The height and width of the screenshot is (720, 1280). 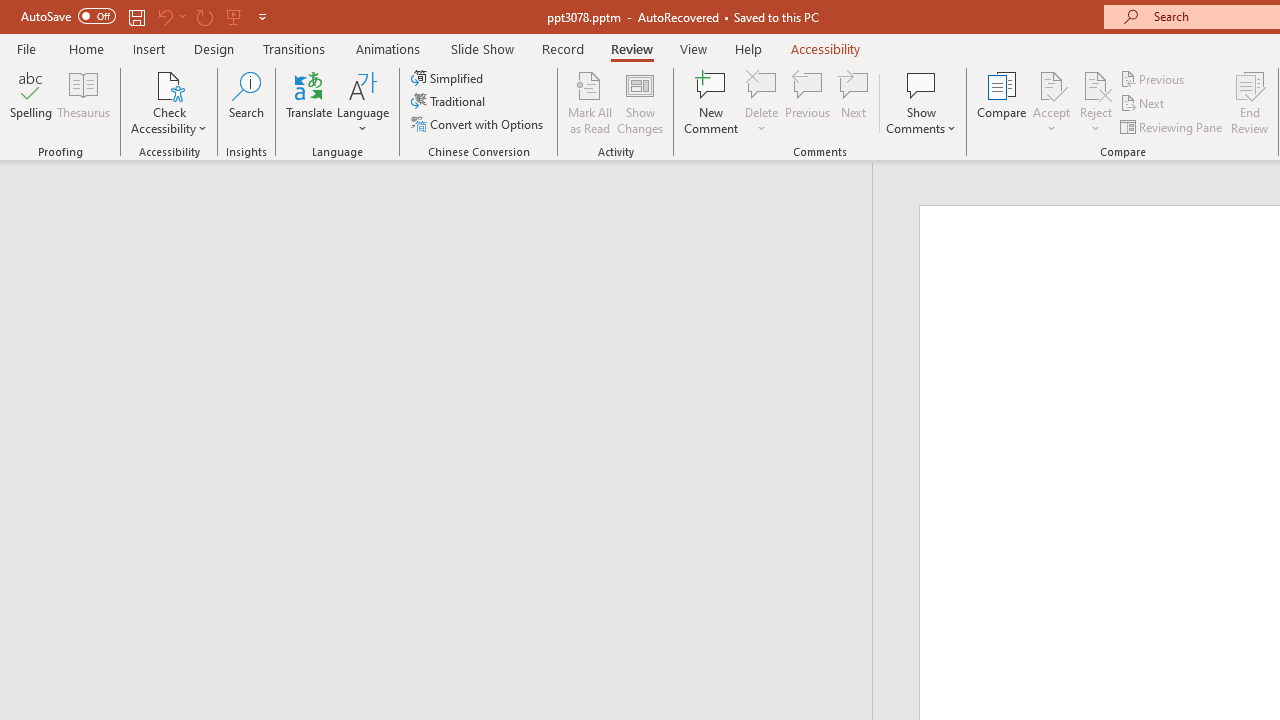 What do you see at coordinates (1095, 103) in the screenshot?
I see `'Reject'` at bounding box center [1095, 103].